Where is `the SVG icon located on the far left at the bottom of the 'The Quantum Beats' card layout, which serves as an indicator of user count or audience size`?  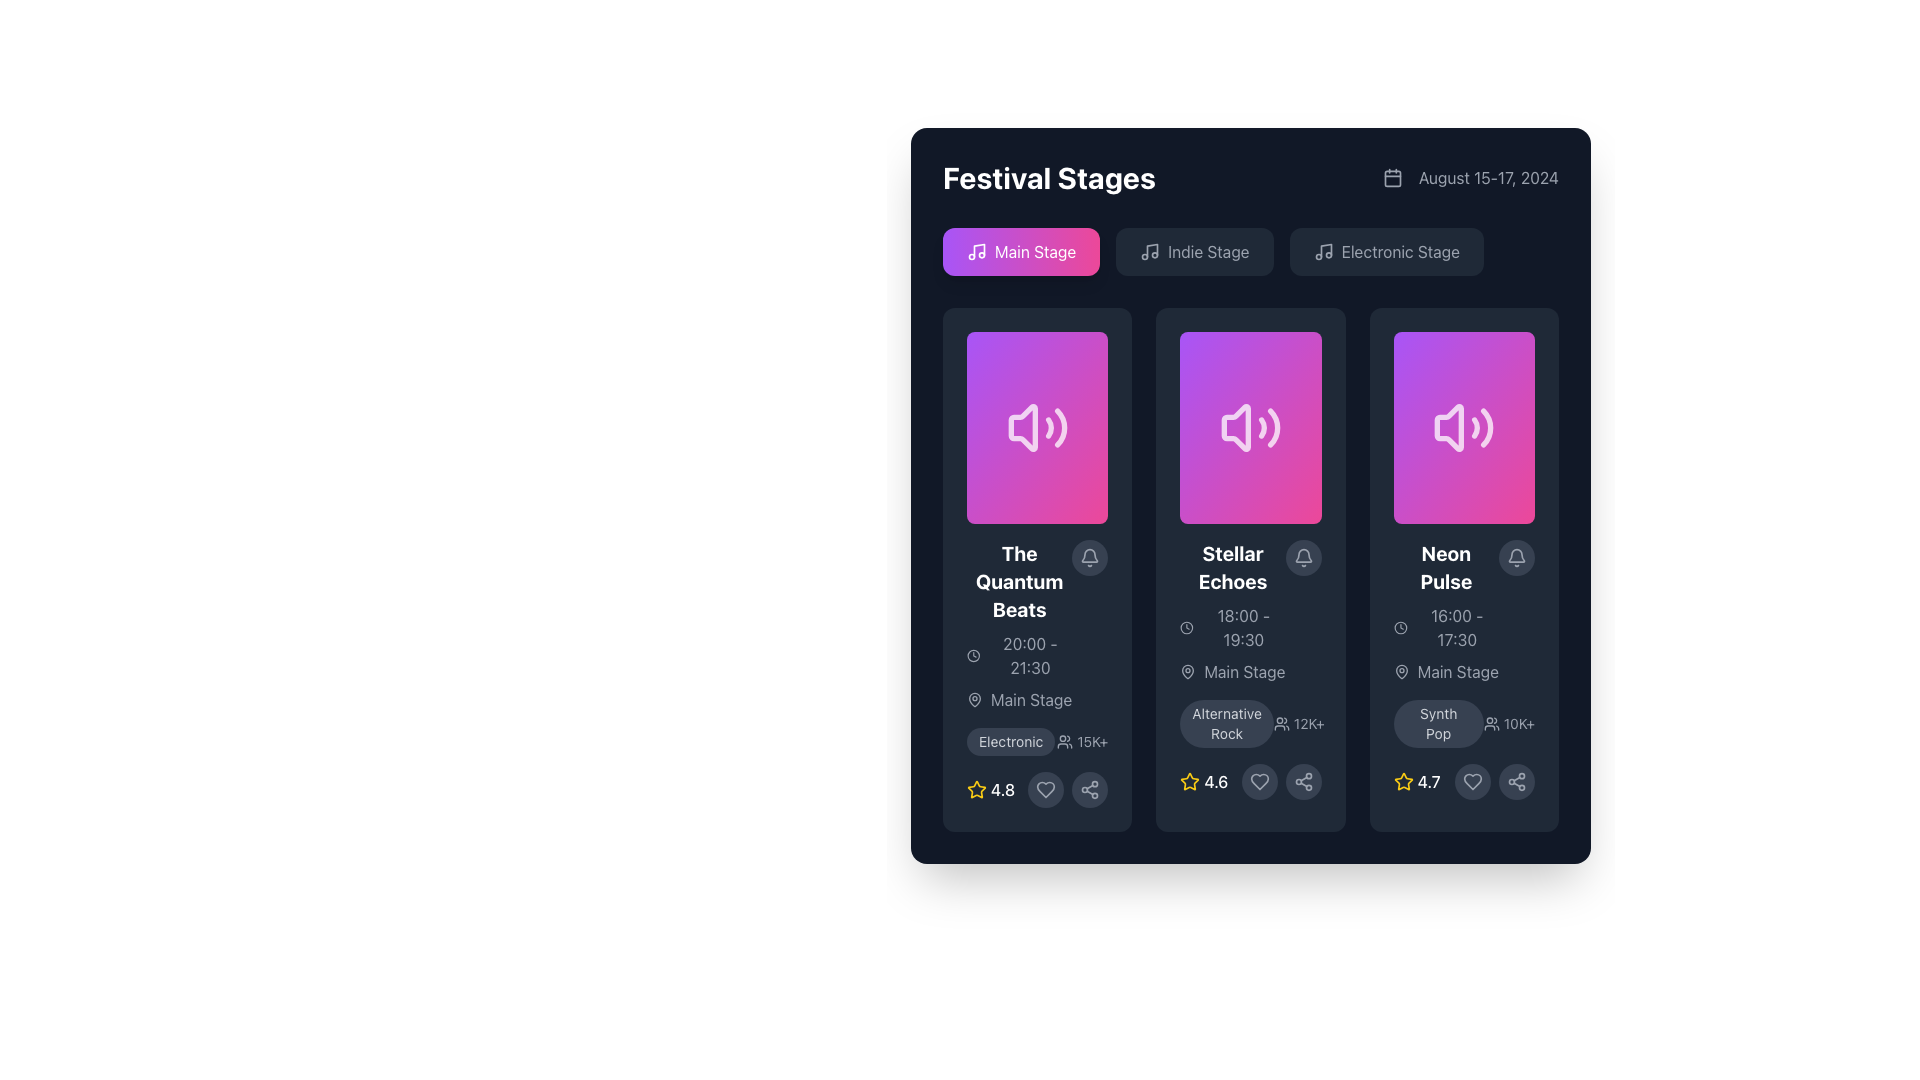
the SVG icon located on the far left at the bottom of the 'The Quantum Beats' card layout, which serves as an indicator of user count or audience size is located at coordinates (1064, 741).